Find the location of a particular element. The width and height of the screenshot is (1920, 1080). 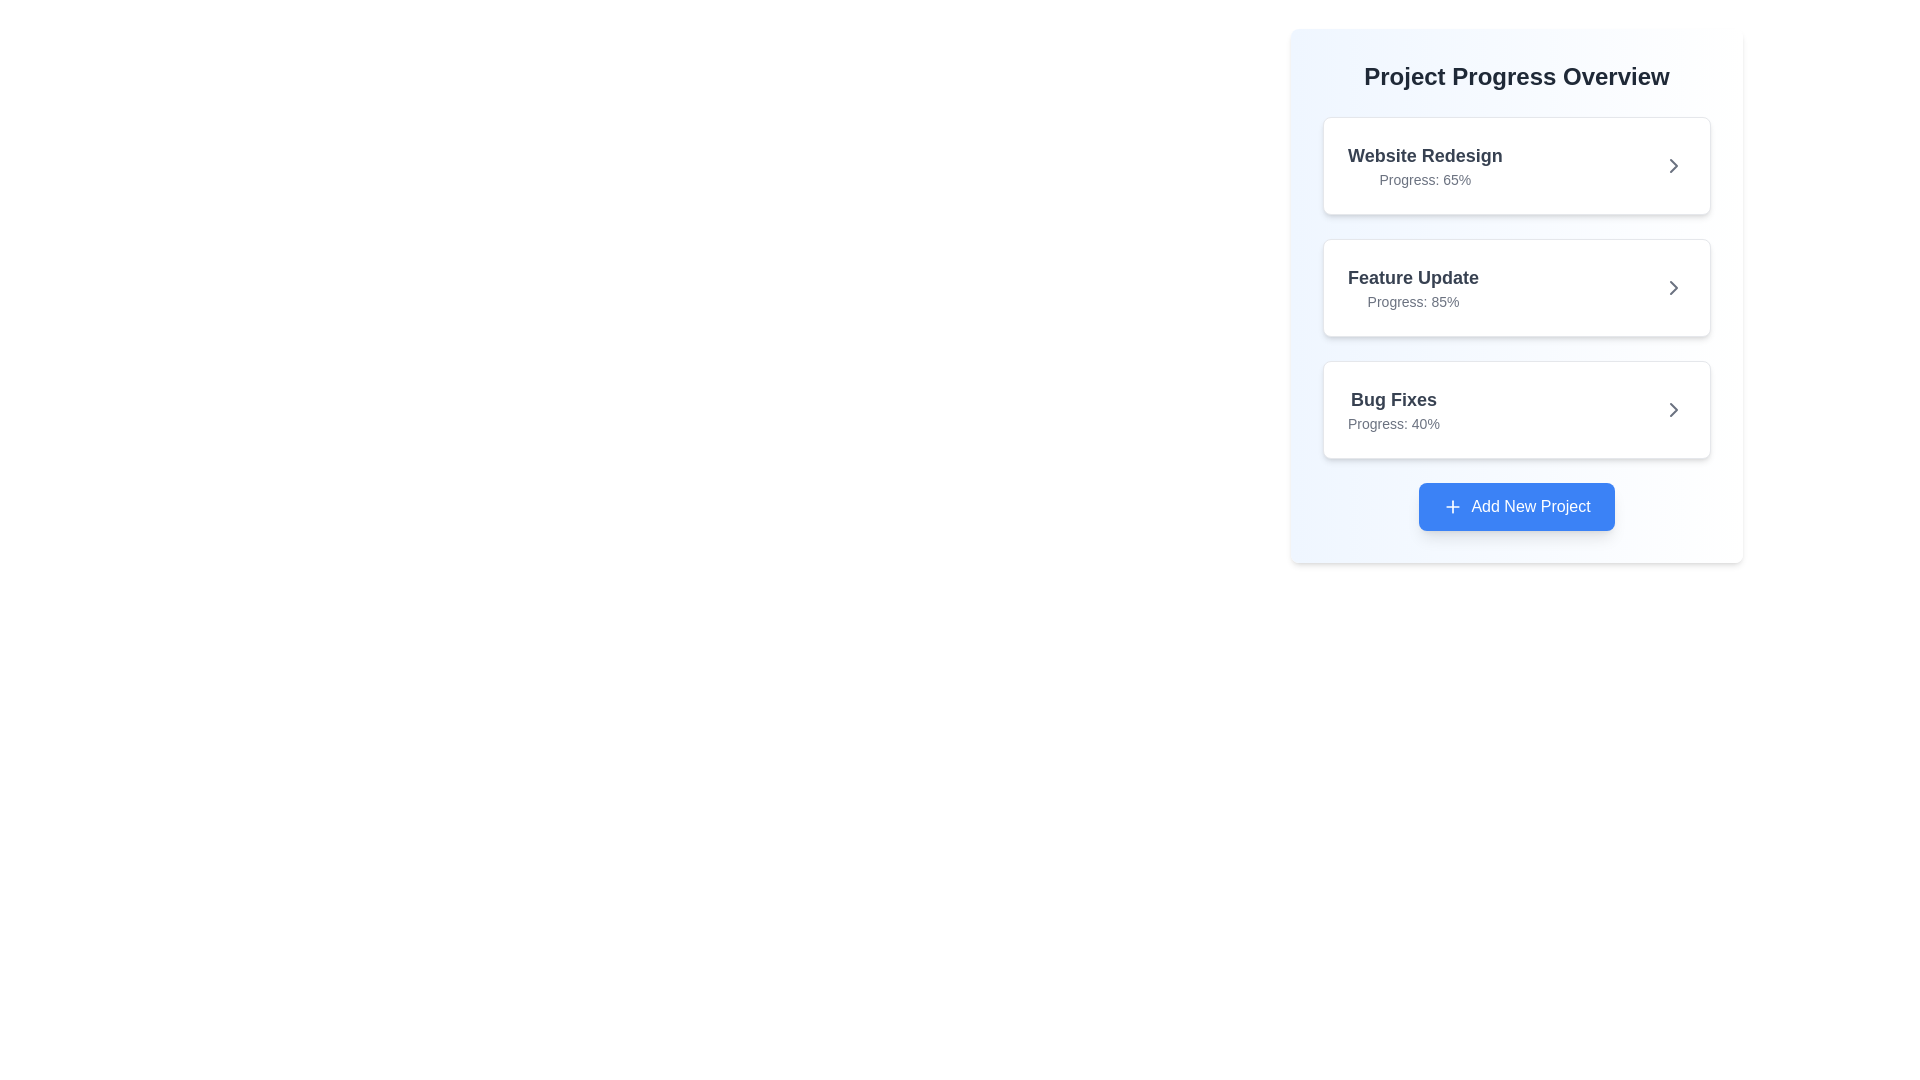

the small right-pointing arrow icon next to the 'Bug Fixes' text in the third row is located at coordinates (1674, 408).